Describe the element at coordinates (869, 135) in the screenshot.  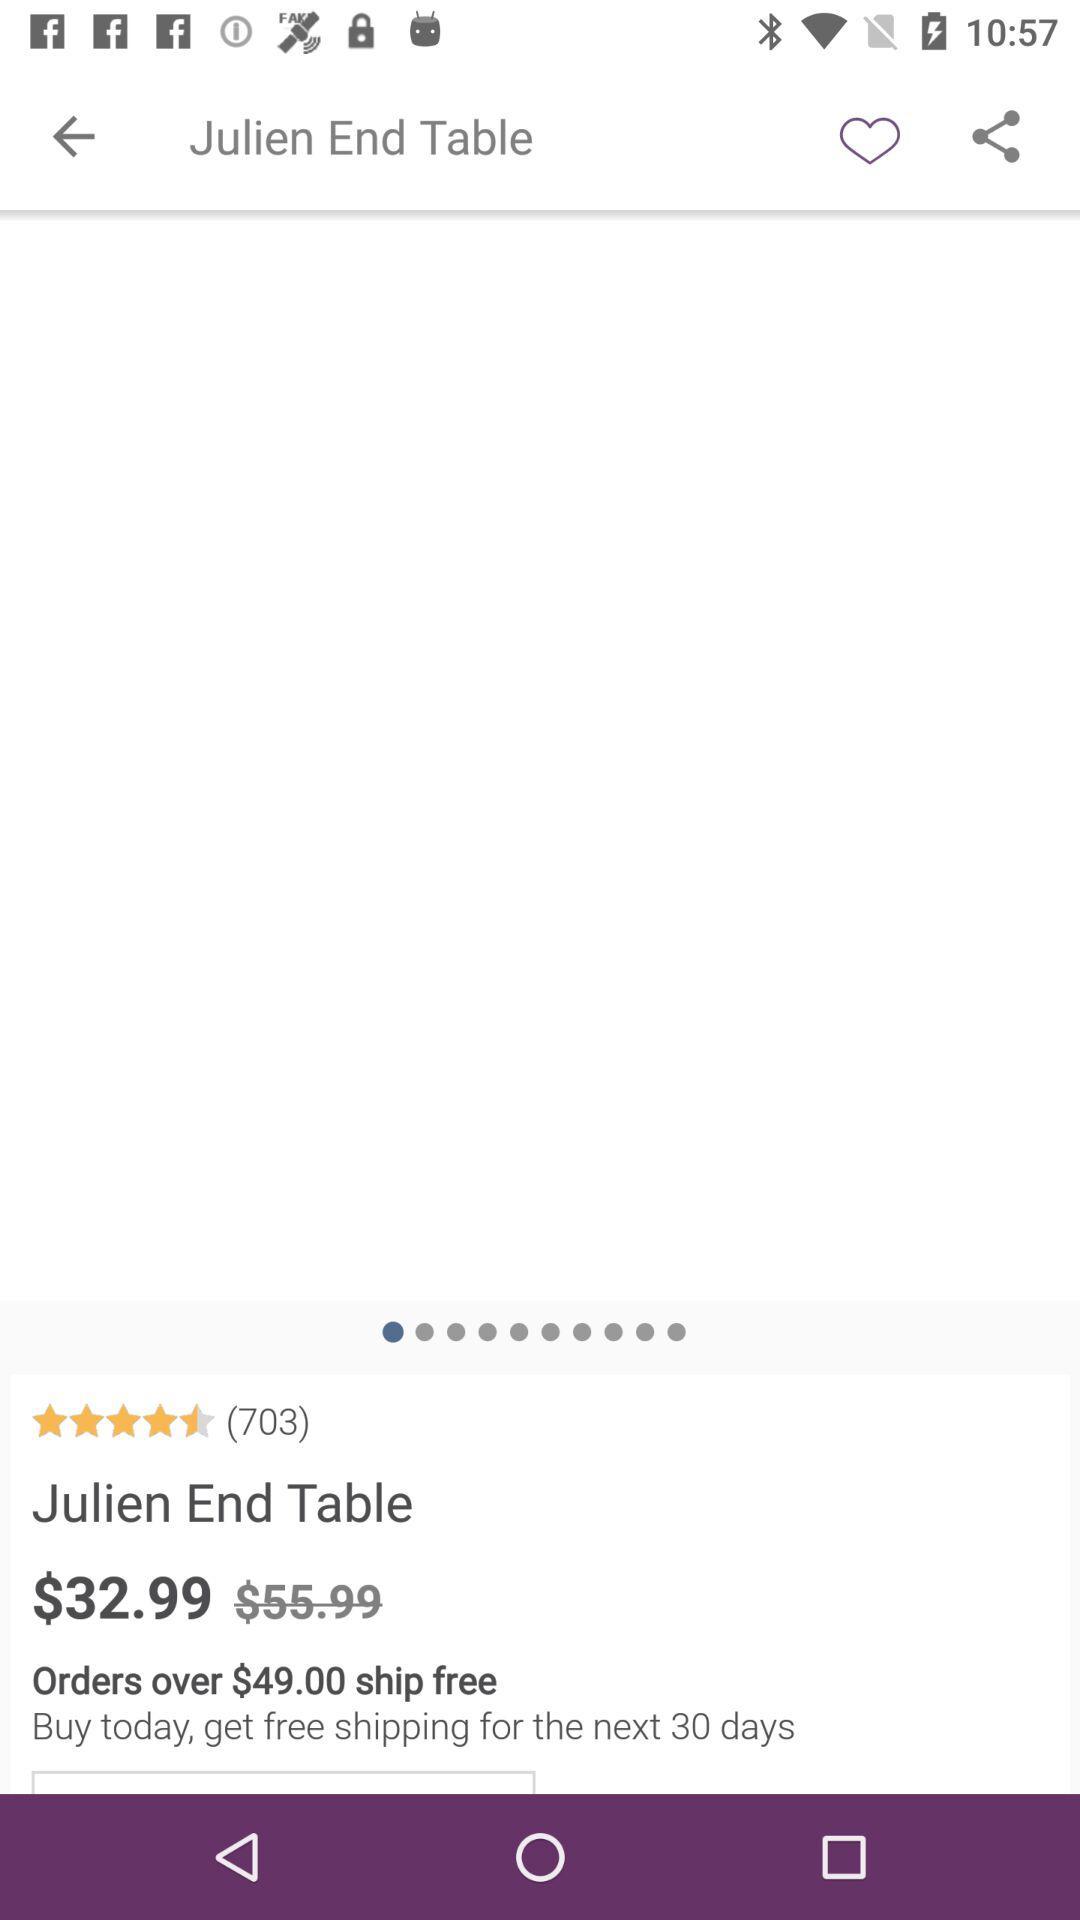
I see `like button` at that location.